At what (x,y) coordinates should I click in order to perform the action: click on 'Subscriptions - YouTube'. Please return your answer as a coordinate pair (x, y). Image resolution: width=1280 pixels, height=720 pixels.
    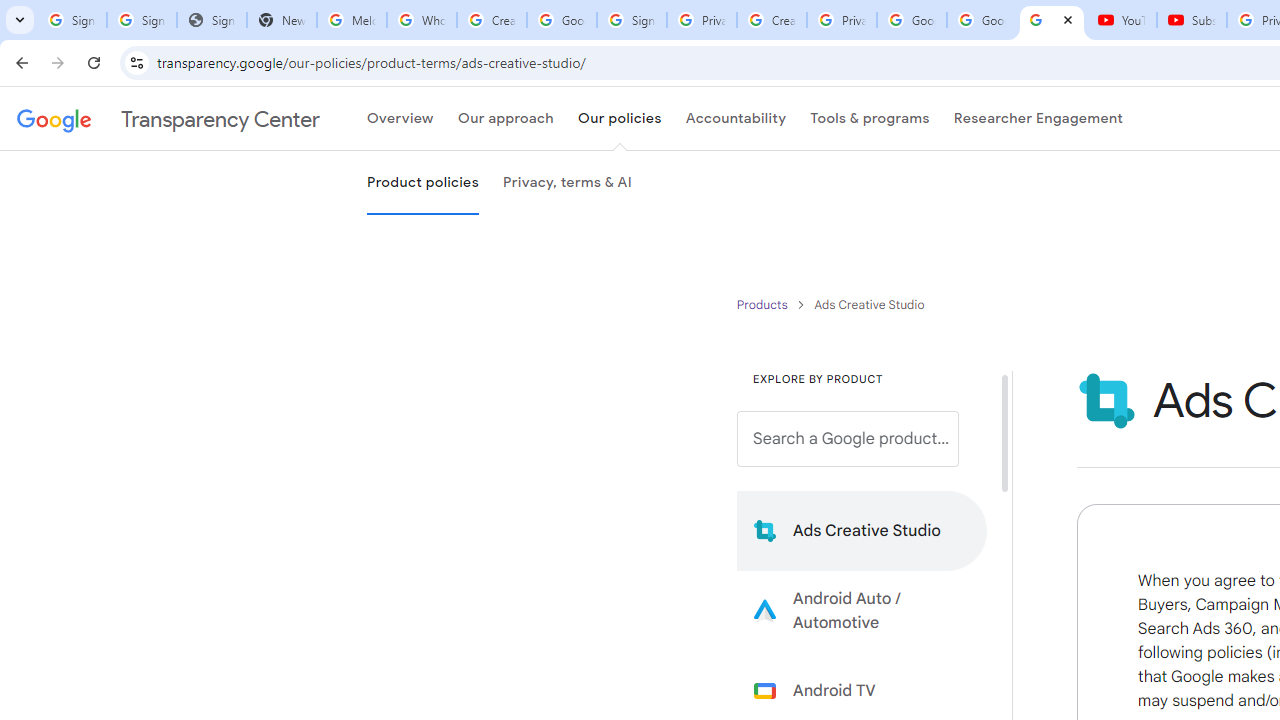
    Looking at the image, I should click on (1192, 20).